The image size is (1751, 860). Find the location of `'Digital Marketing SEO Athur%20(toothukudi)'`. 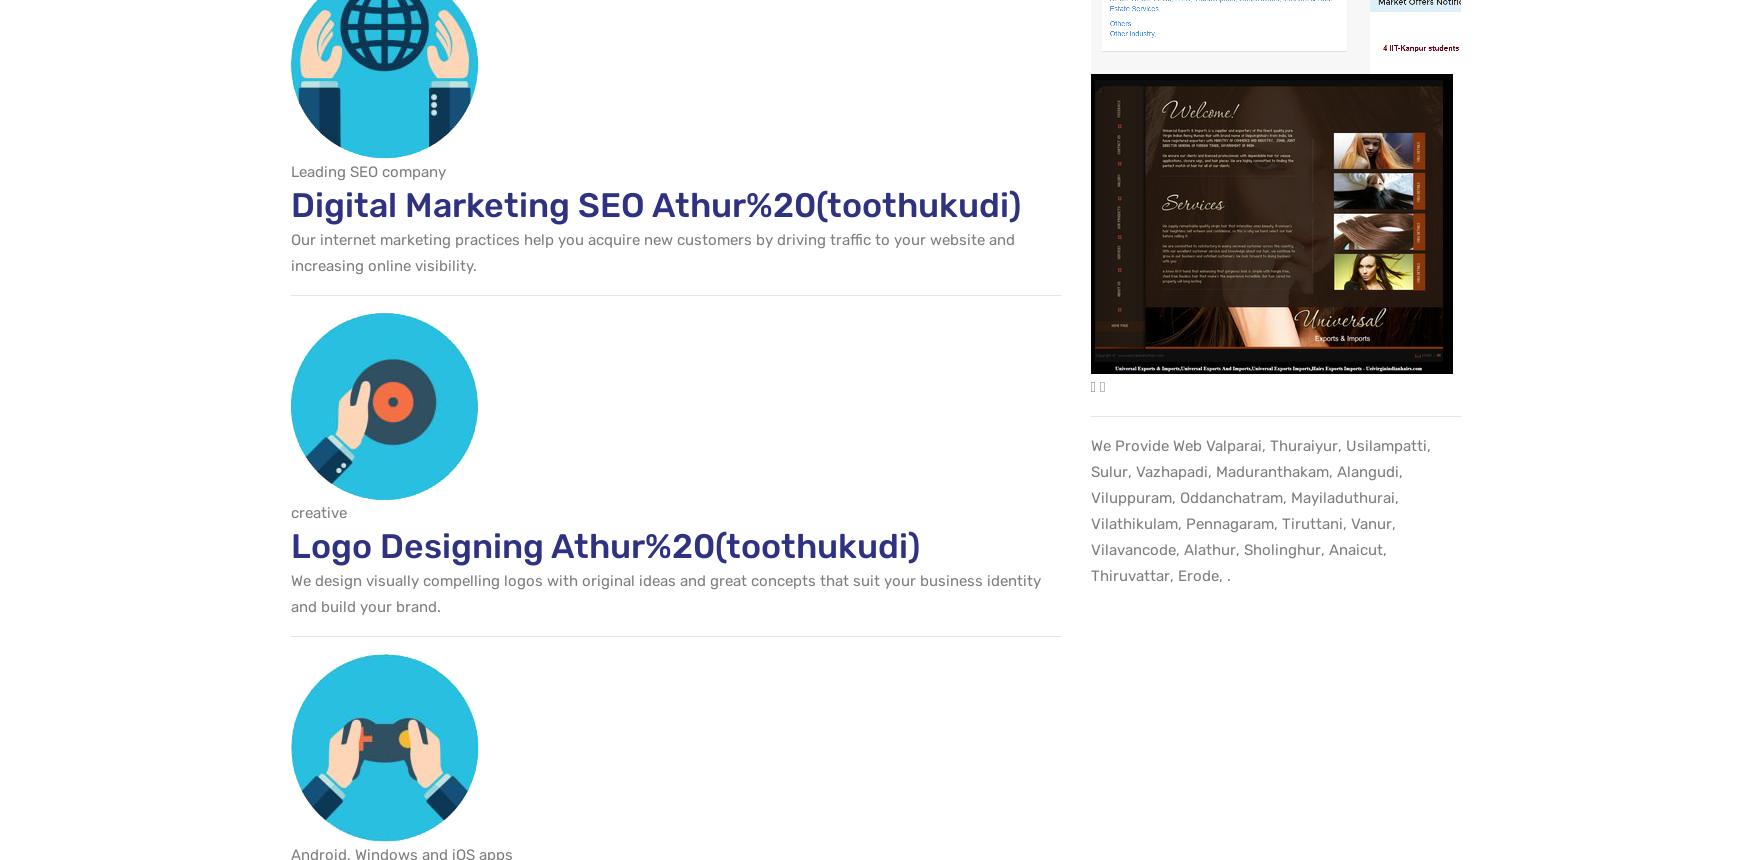

'Digital Marketing SEO Athur%20(toothukudi)' is located at coordinates (289, 204).